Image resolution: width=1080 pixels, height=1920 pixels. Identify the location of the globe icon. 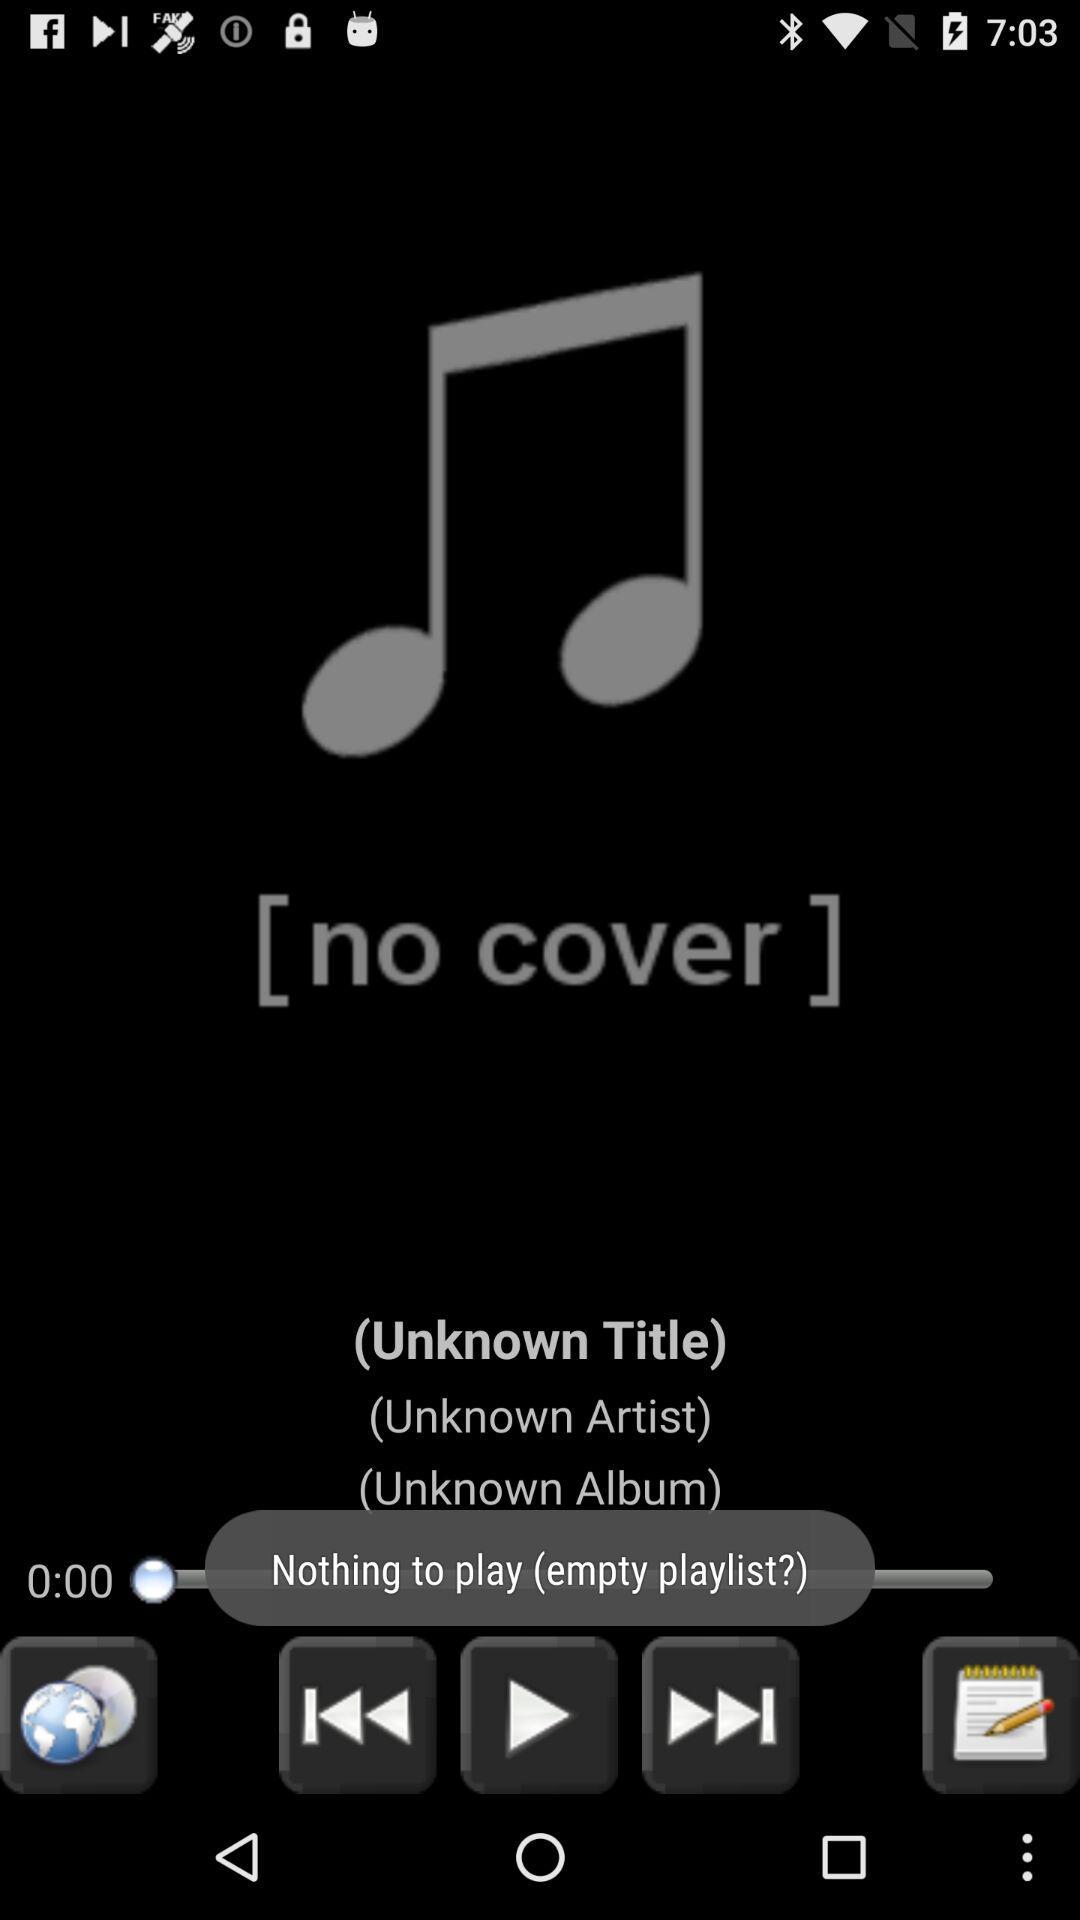
(77, 1835).